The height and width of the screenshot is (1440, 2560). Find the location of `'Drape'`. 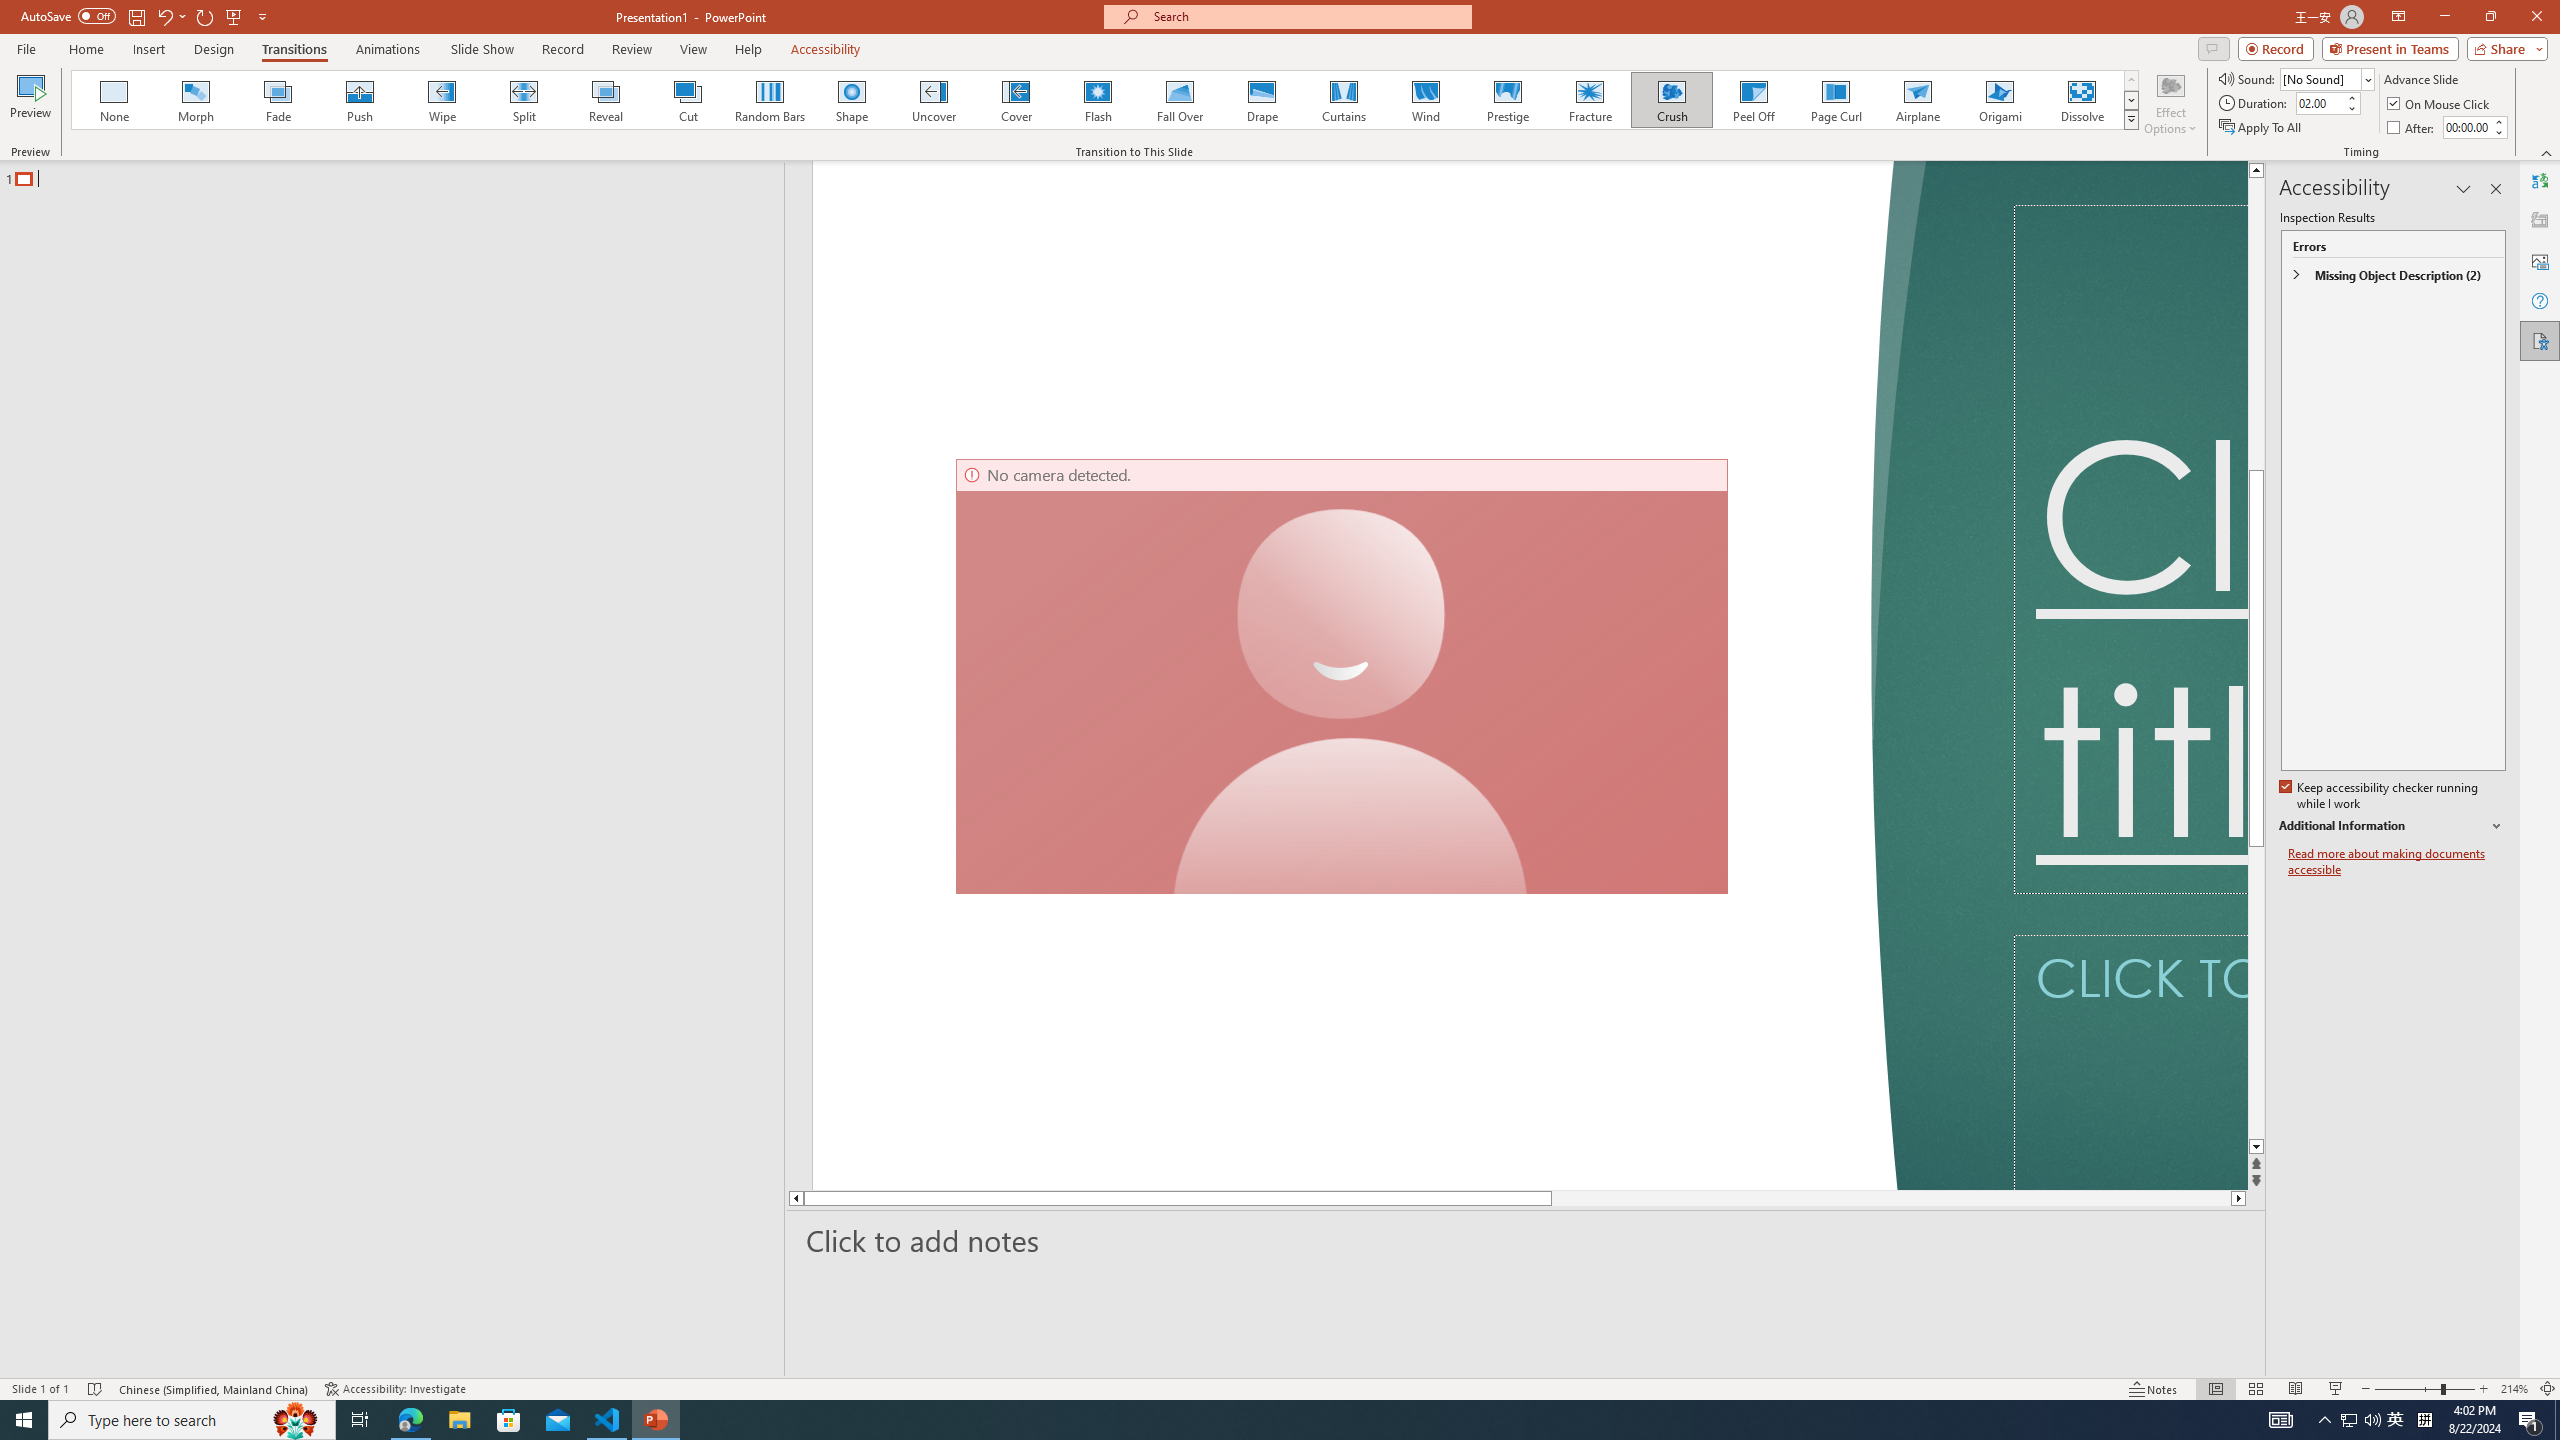

'Drape' is located at coordinates (1261, 99).